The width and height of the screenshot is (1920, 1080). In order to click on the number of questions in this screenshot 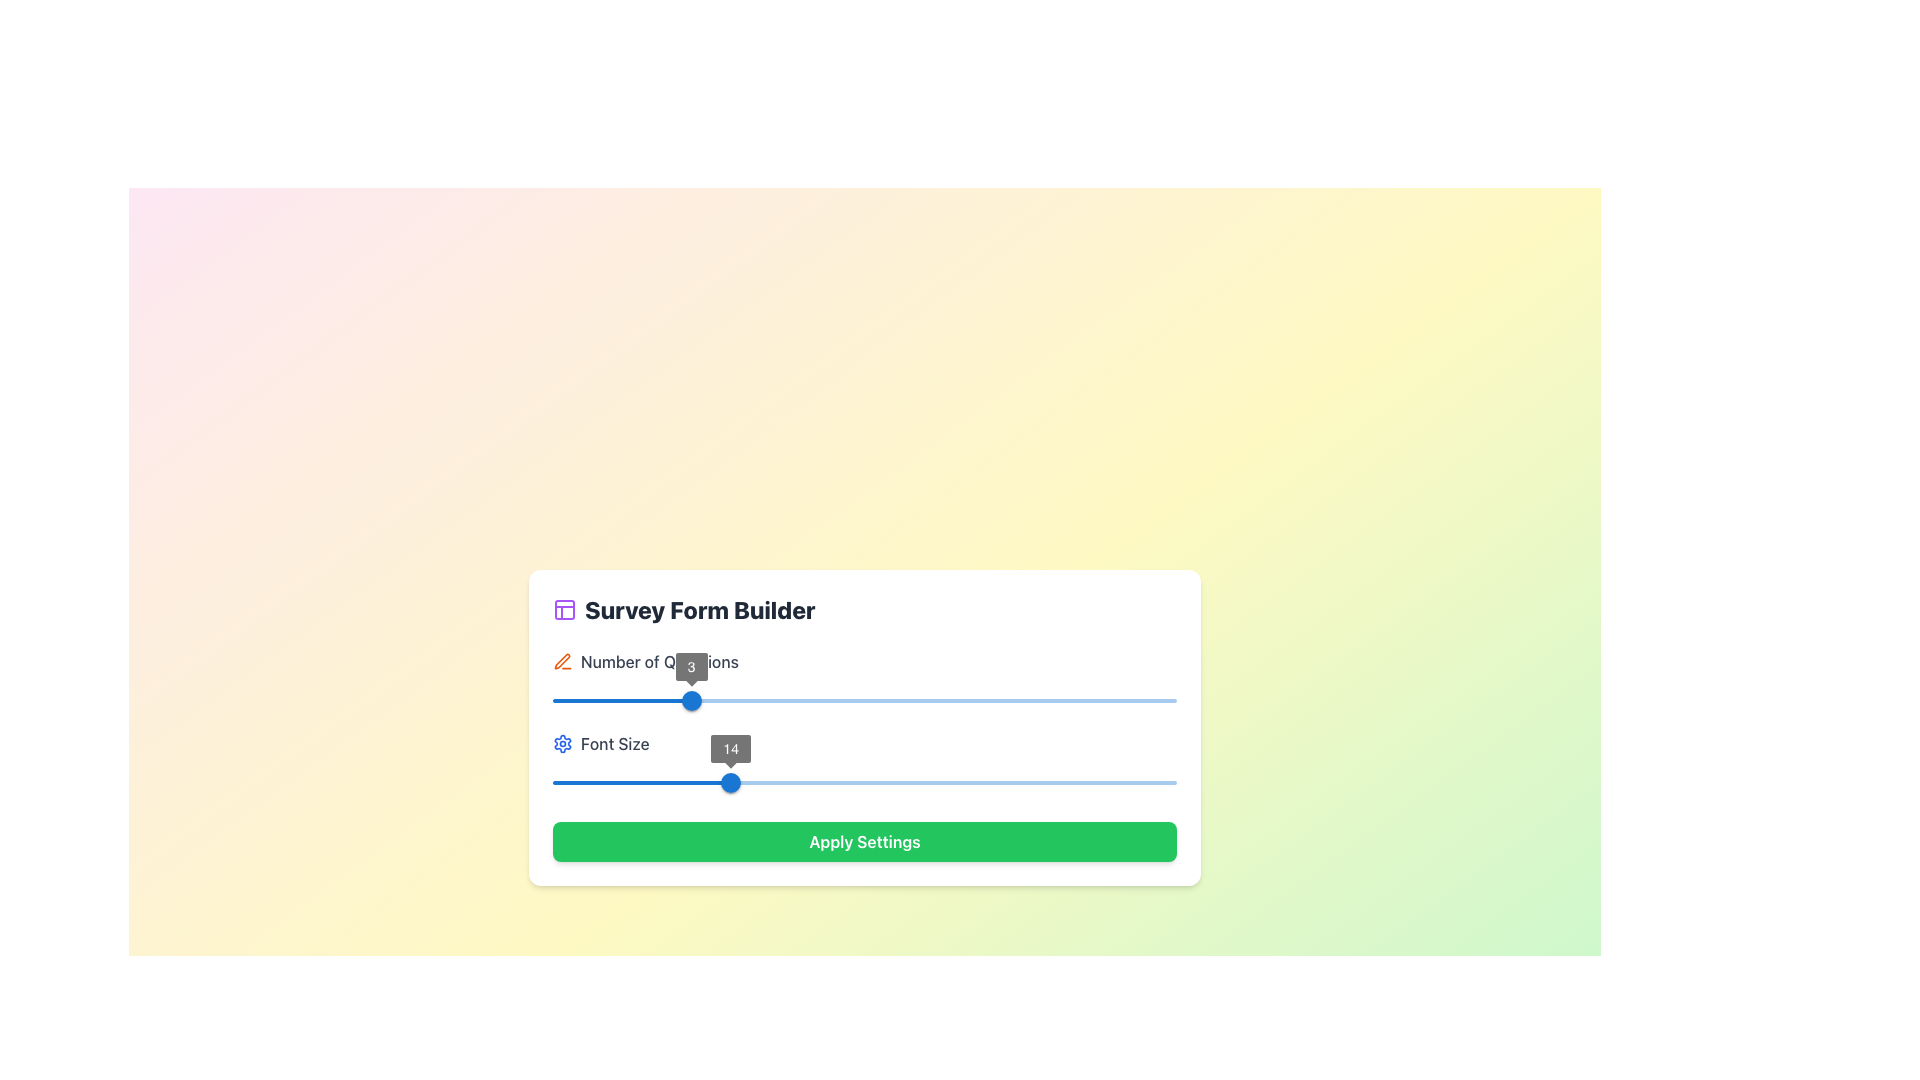, I will do `click(621, 700)`.